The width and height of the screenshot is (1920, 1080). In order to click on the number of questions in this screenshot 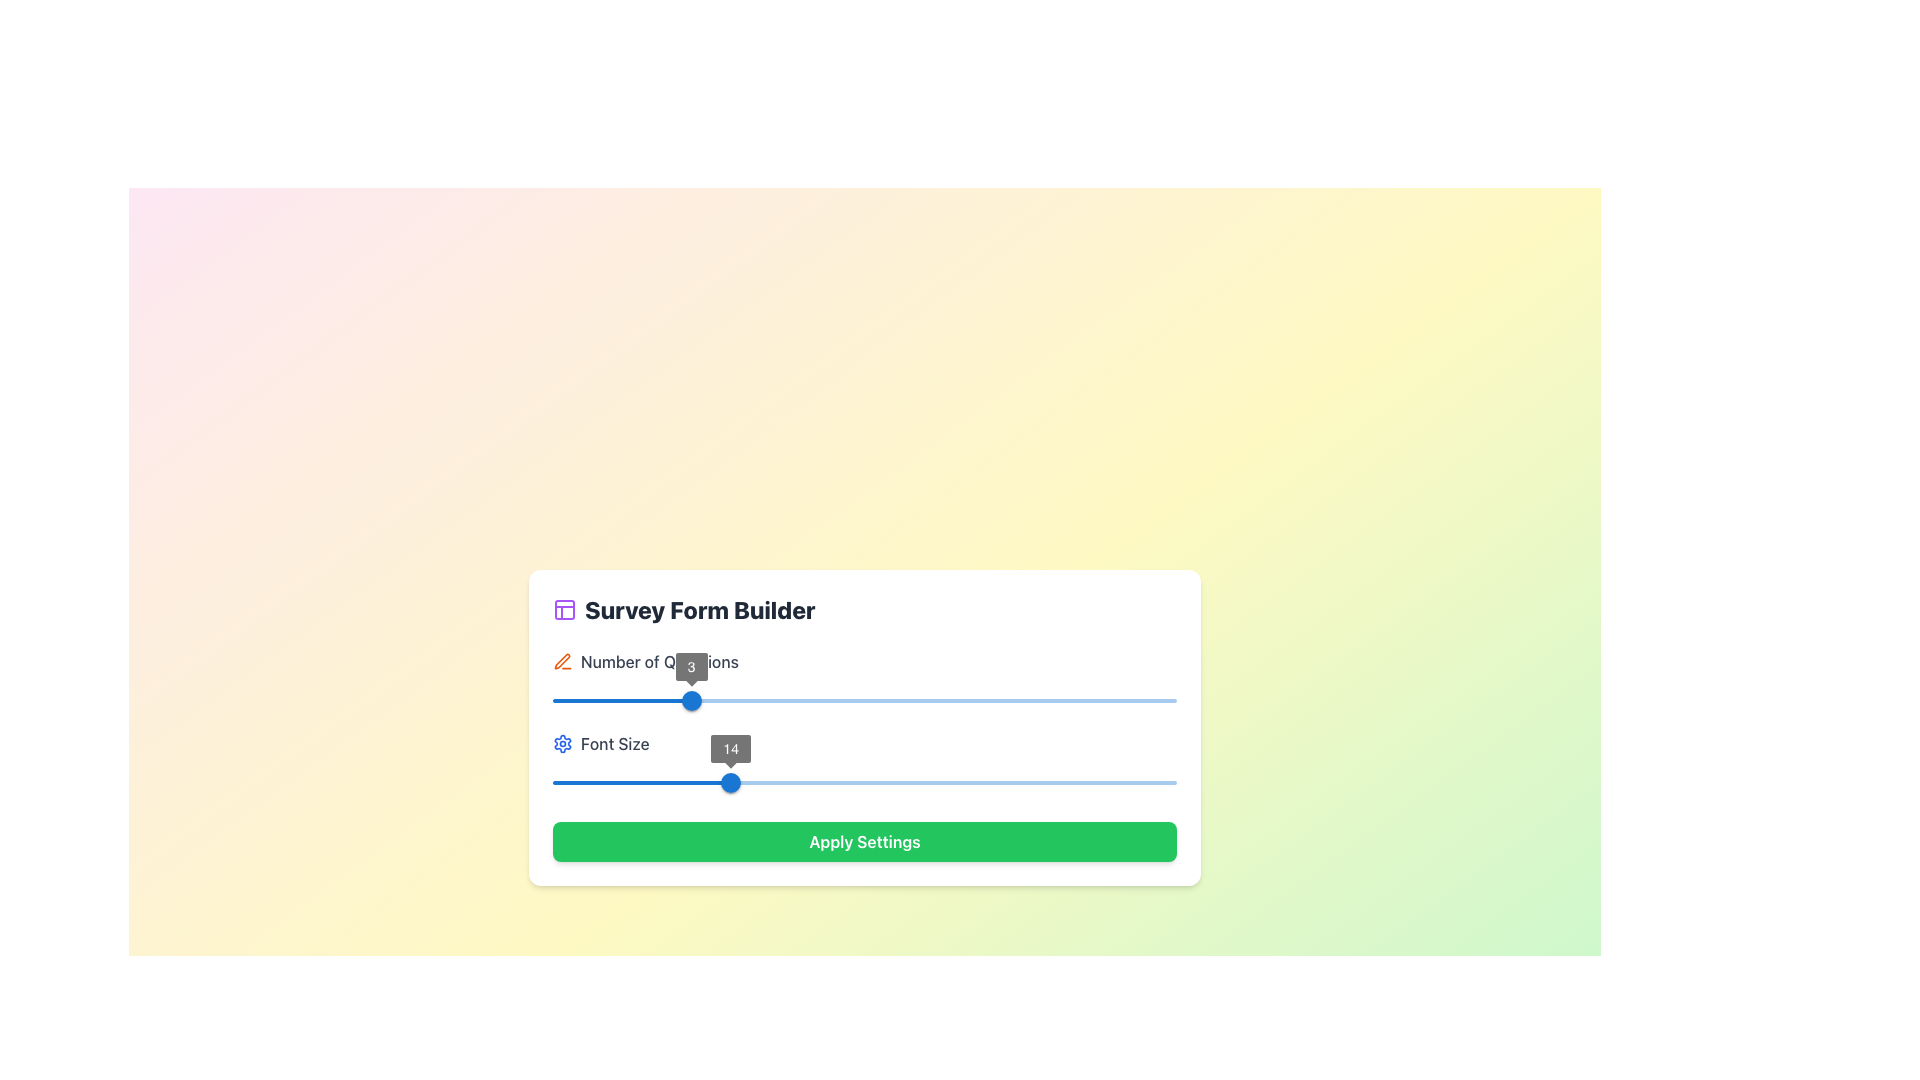, I will do `click(621, 700)`.